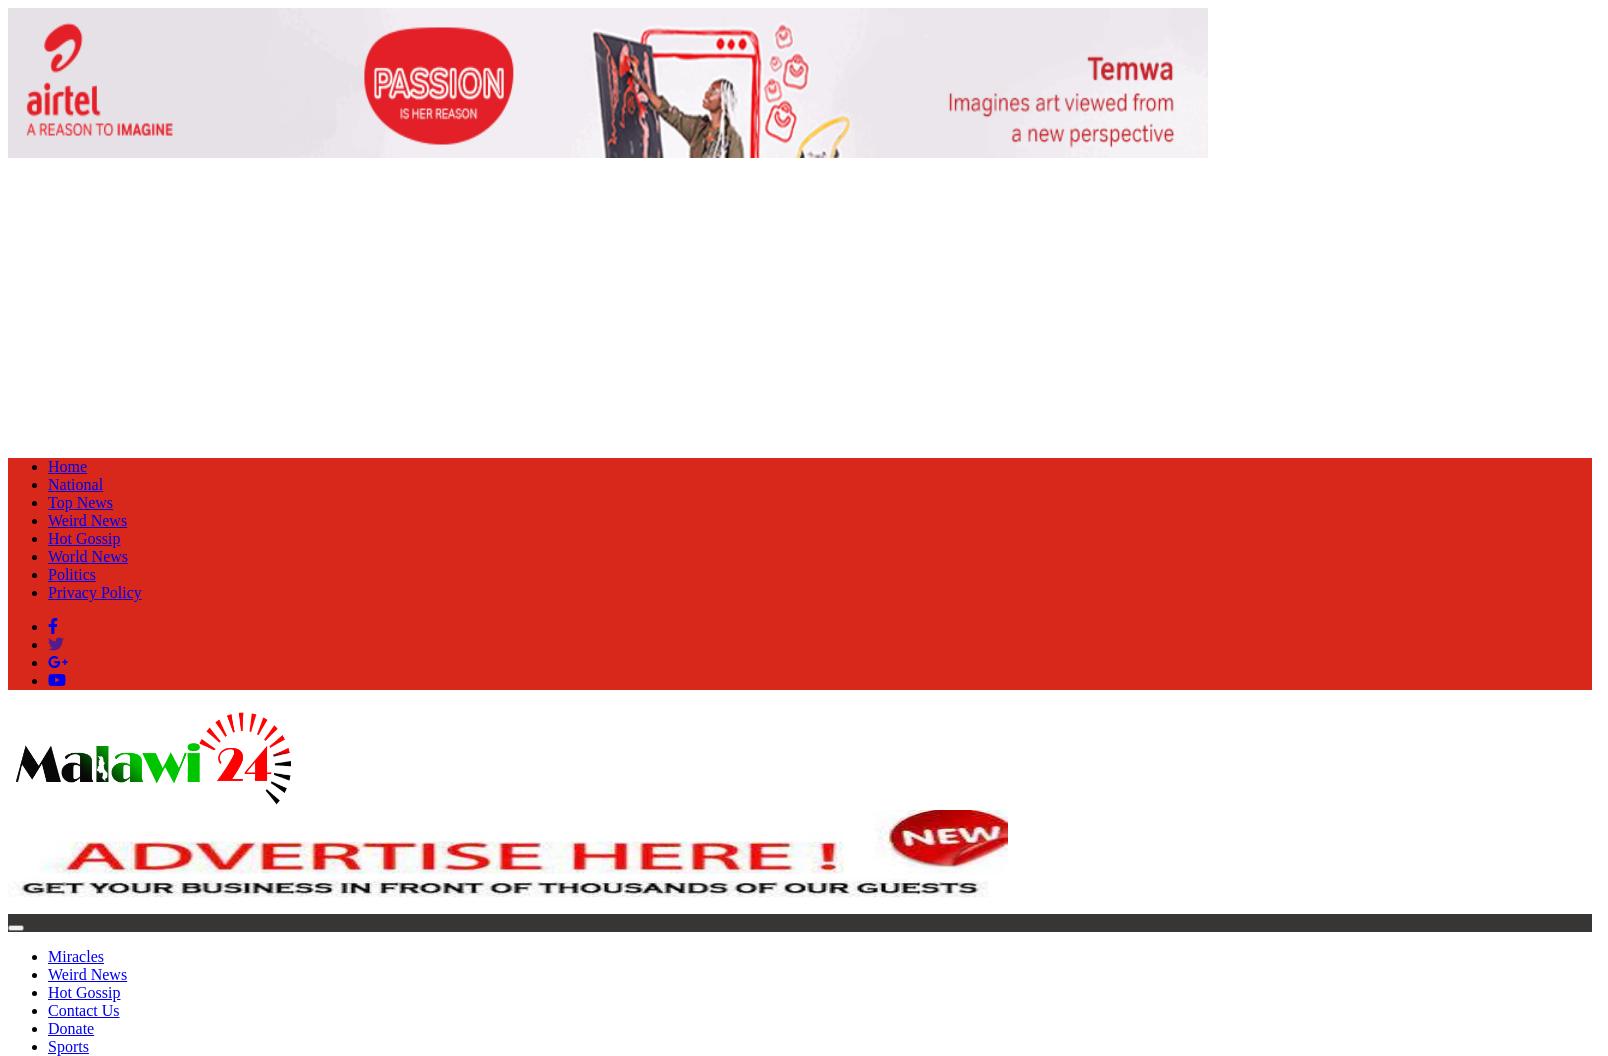 The image size is (1608, 1056). I want to click on 'National', so click(75, 483).